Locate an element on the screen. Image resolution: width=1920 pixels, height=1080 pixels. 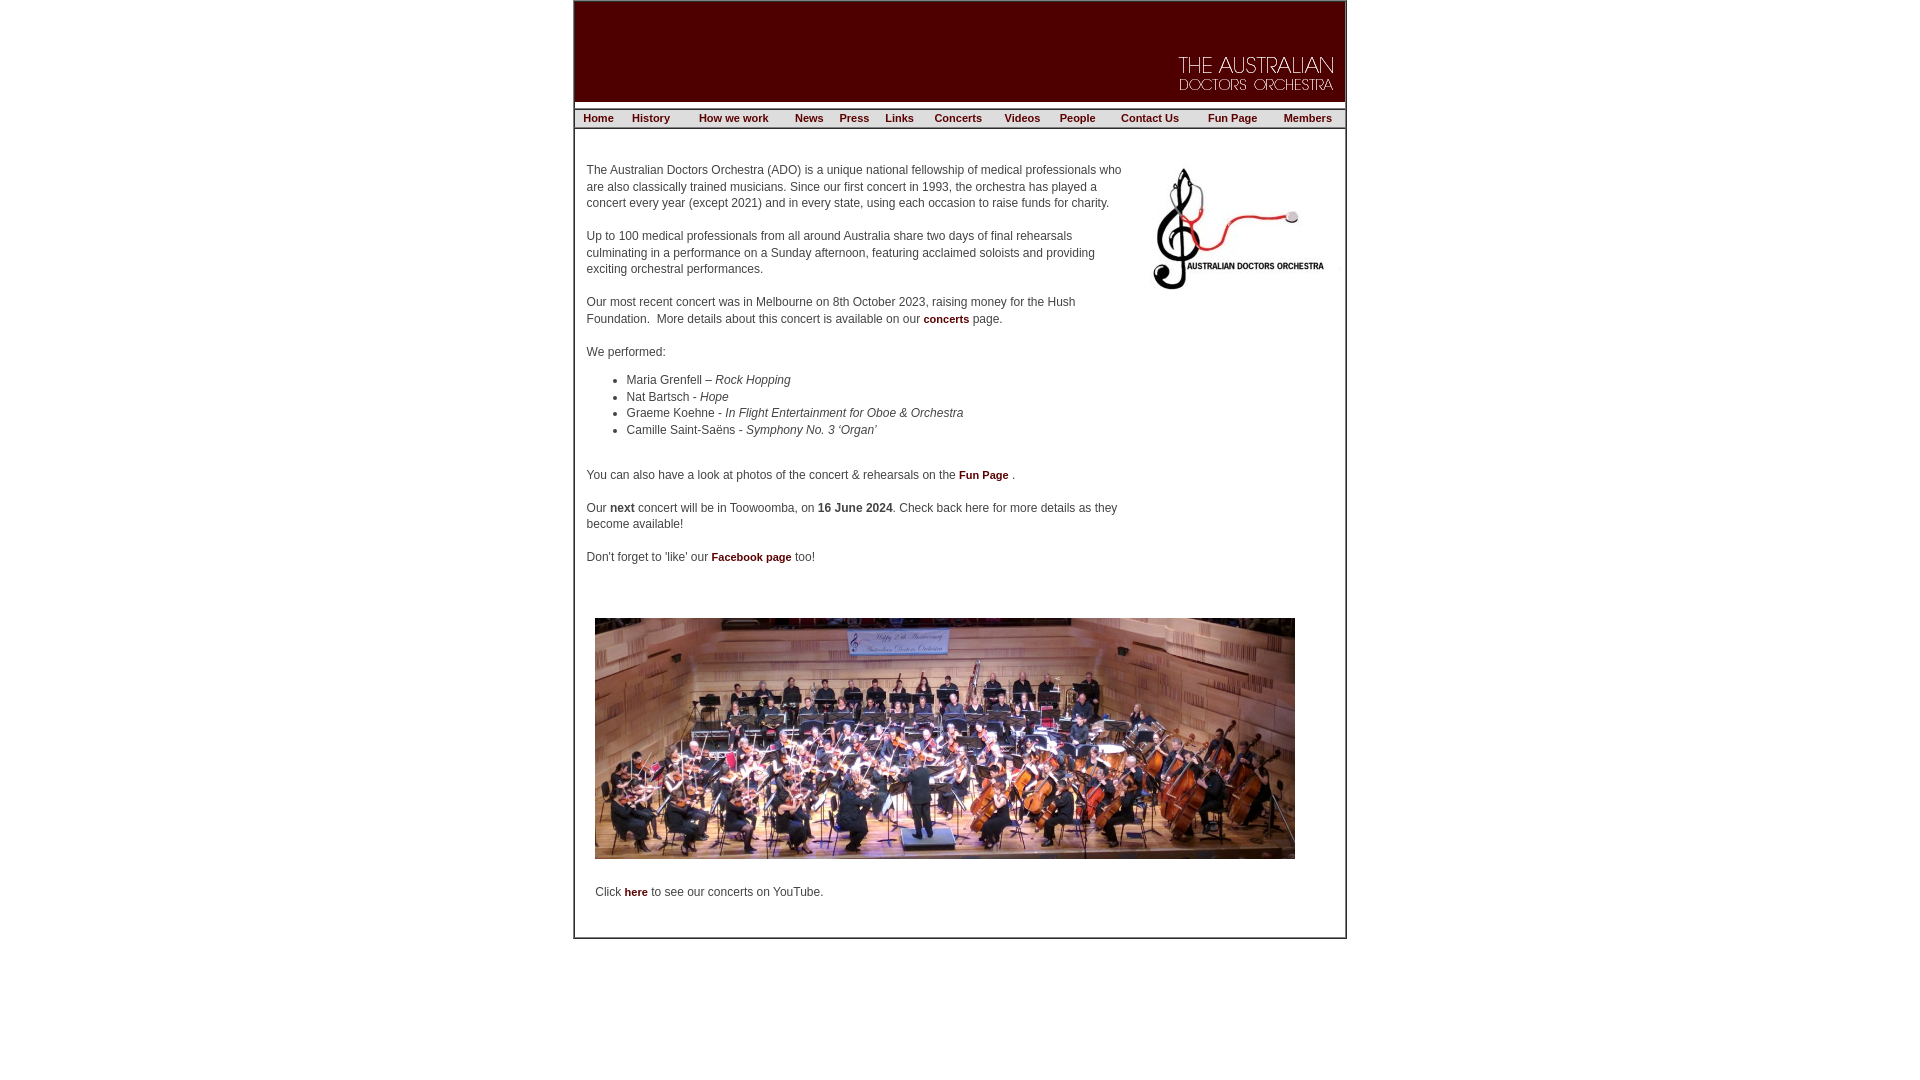
'here' is located at coordinates (635, 890).